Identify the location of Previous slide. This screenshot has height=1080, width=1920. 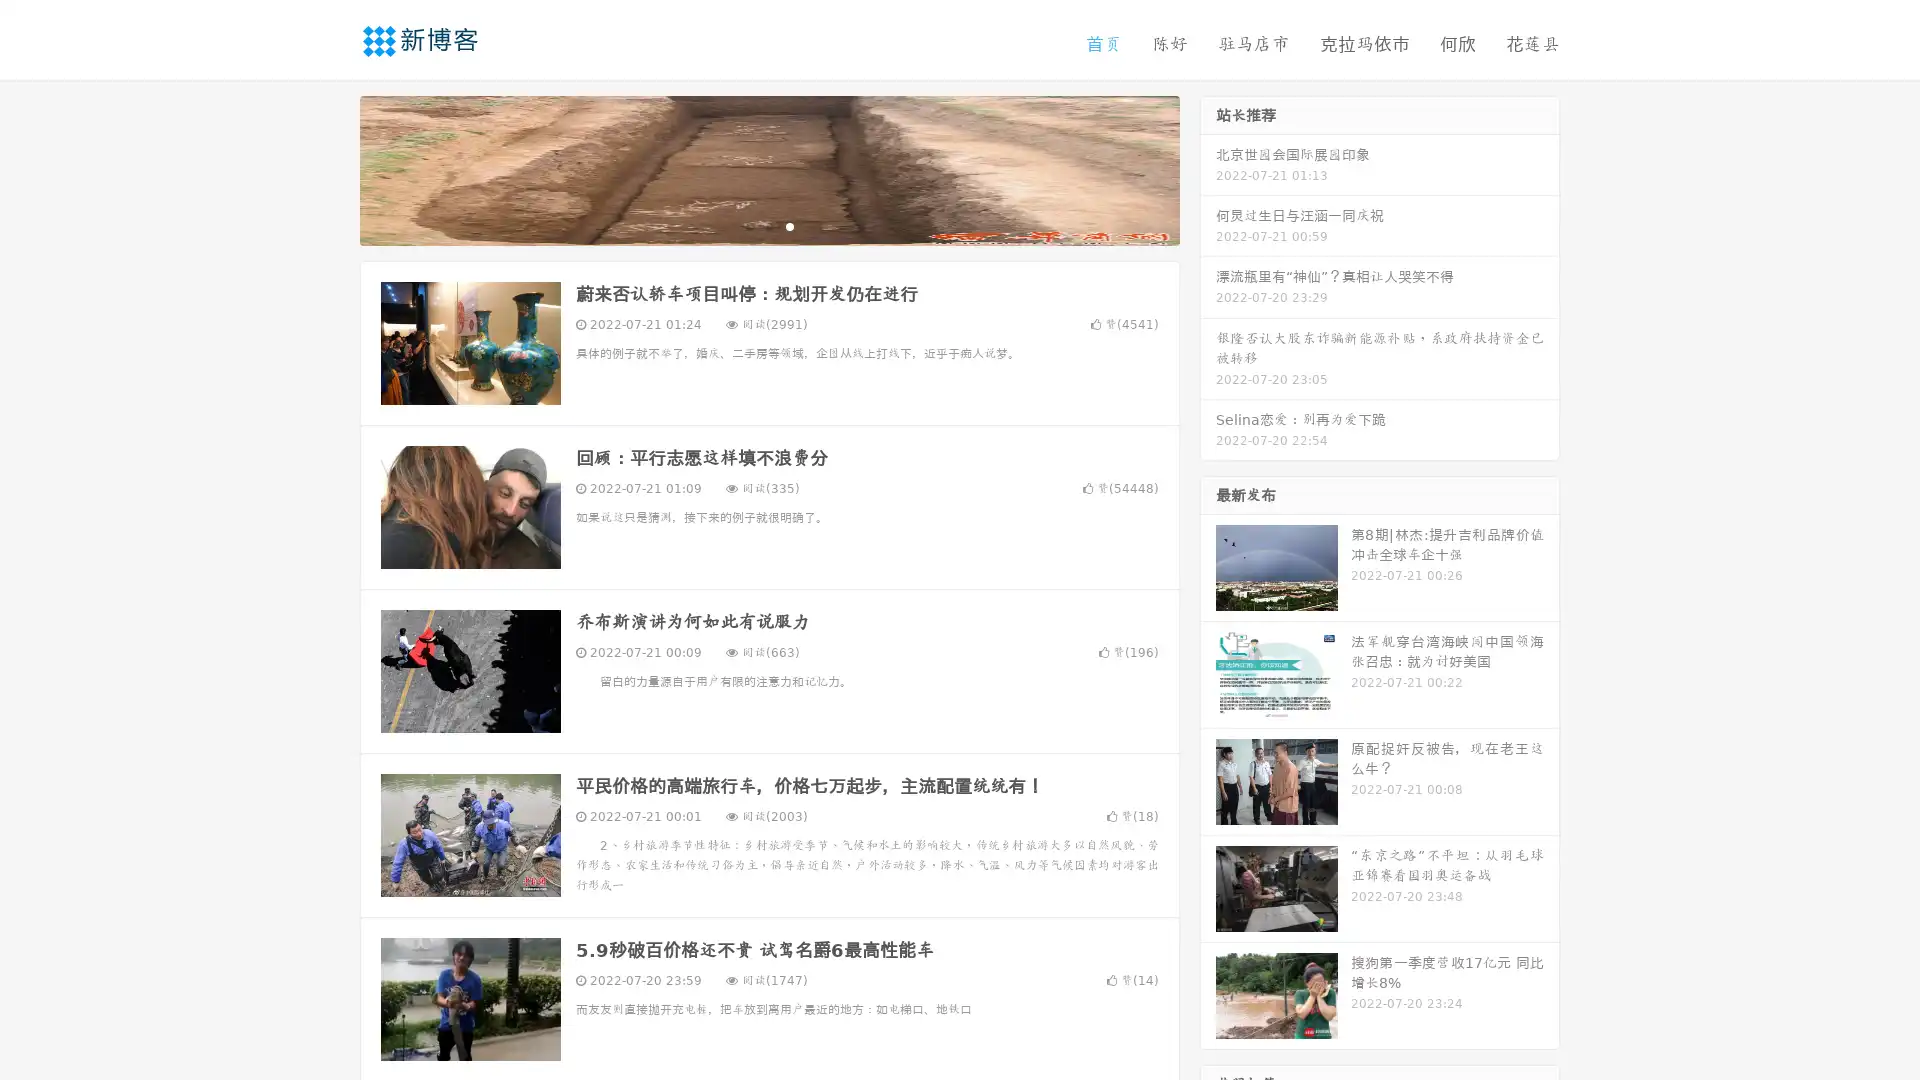
(330, 168).